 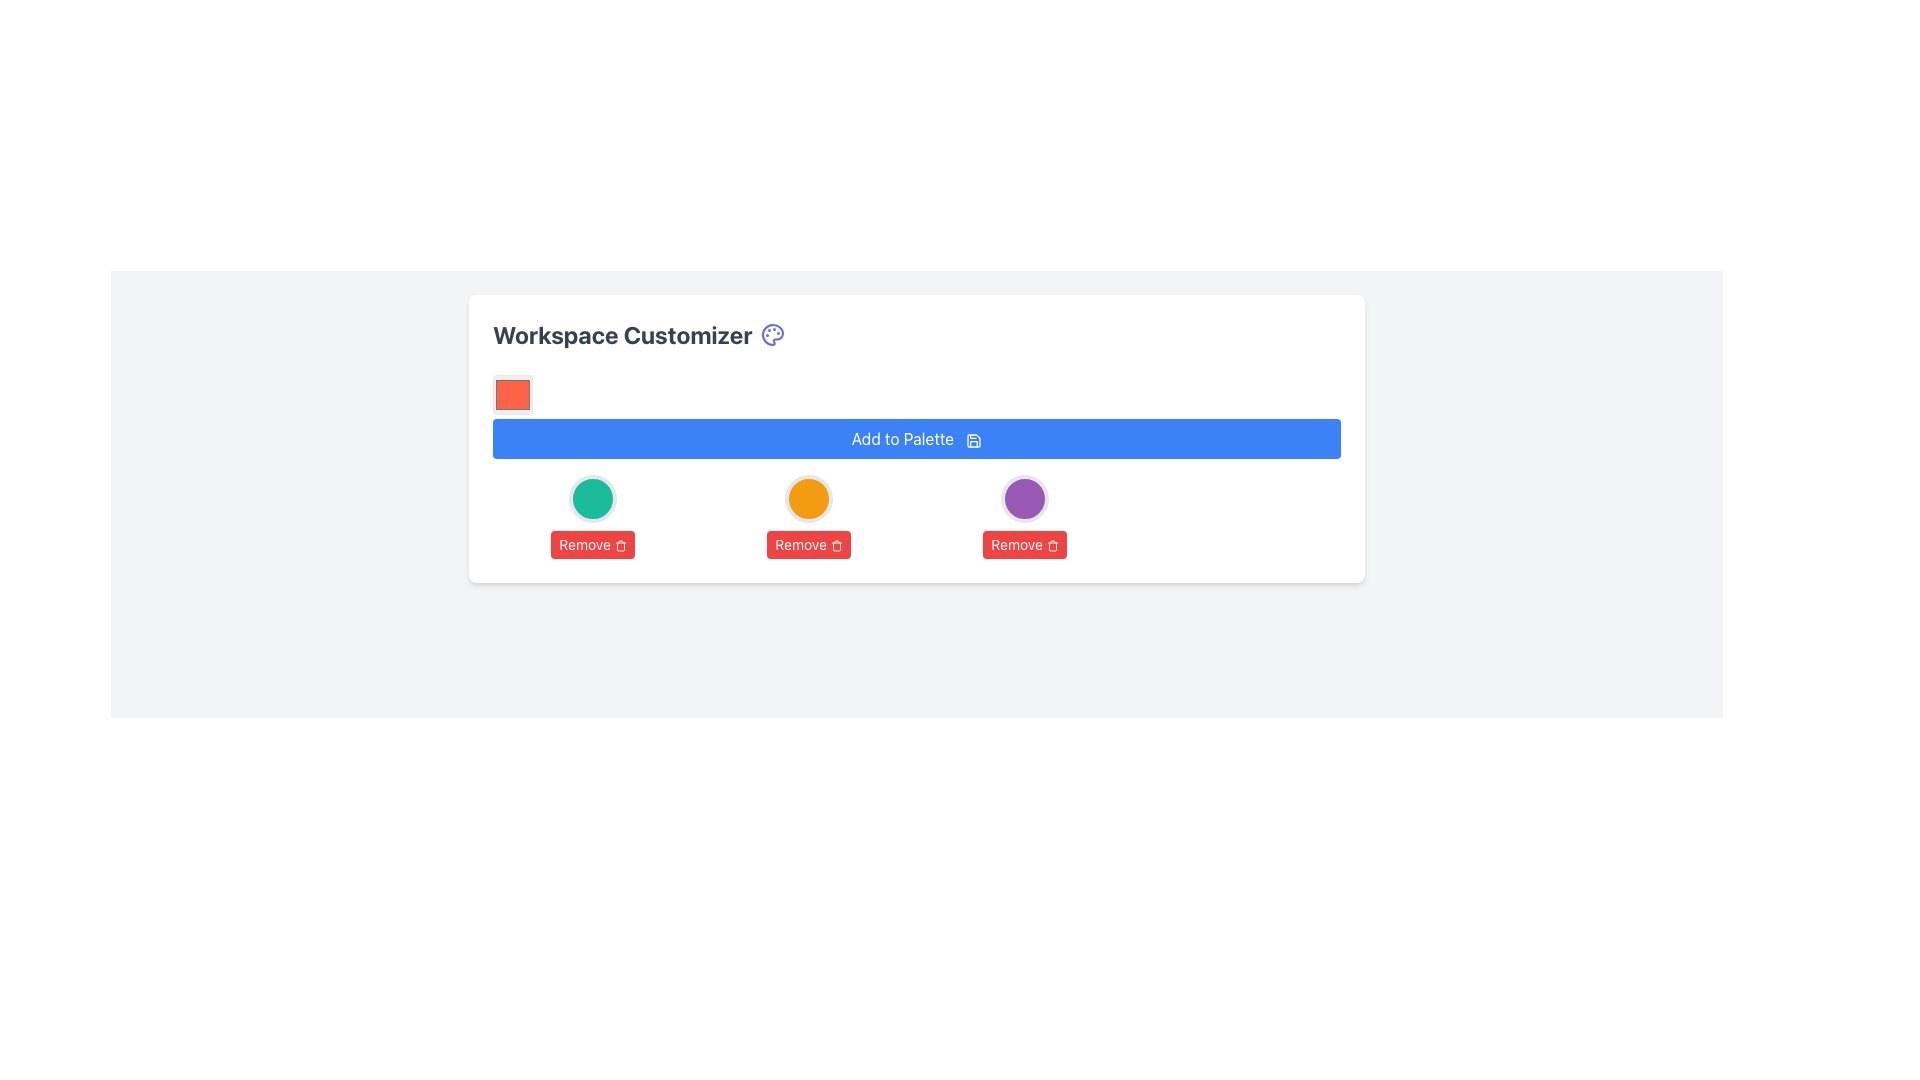 What do you see at coordinates (592, 515) in the screenshot?
I see `the button with the green circular icon above it` at bounding box center [592, 515].